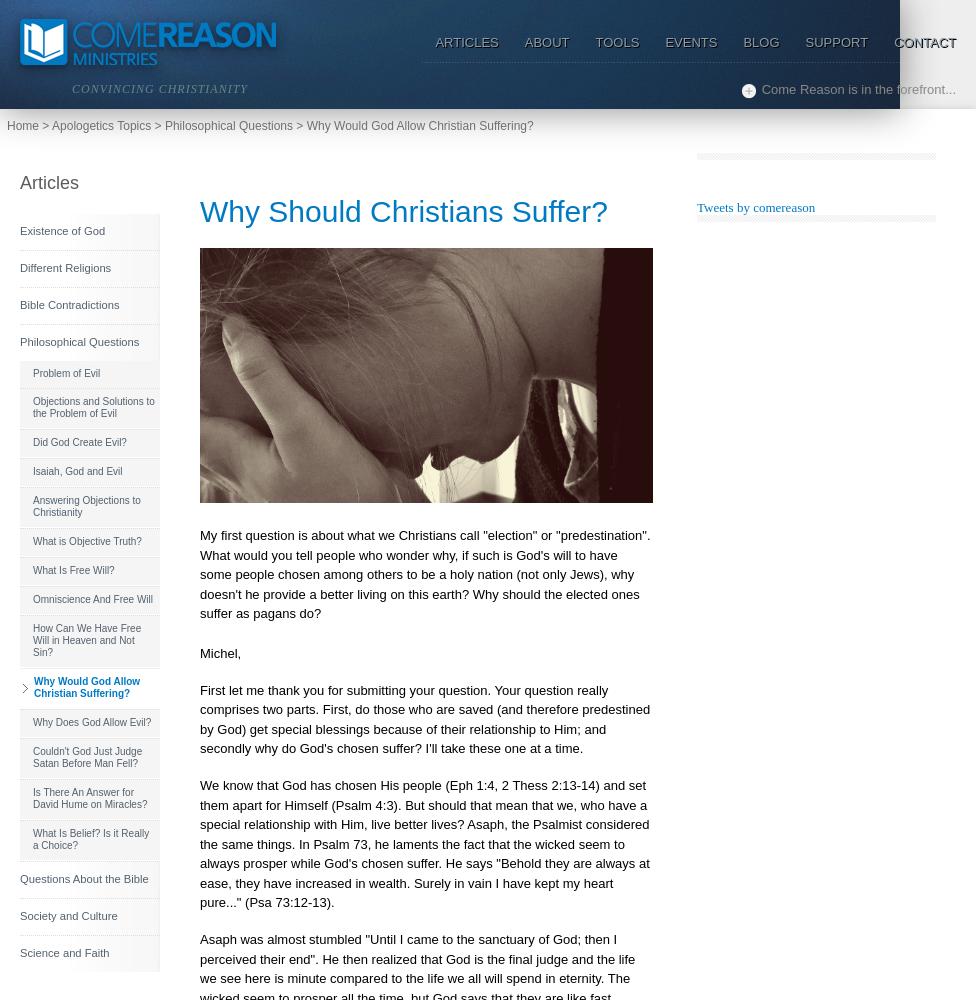 This screenshot has width=976, height=1000. Describe the element at coordinates (73, 569) in the screenshot. I see `'What Is Free Will?'` at that location.